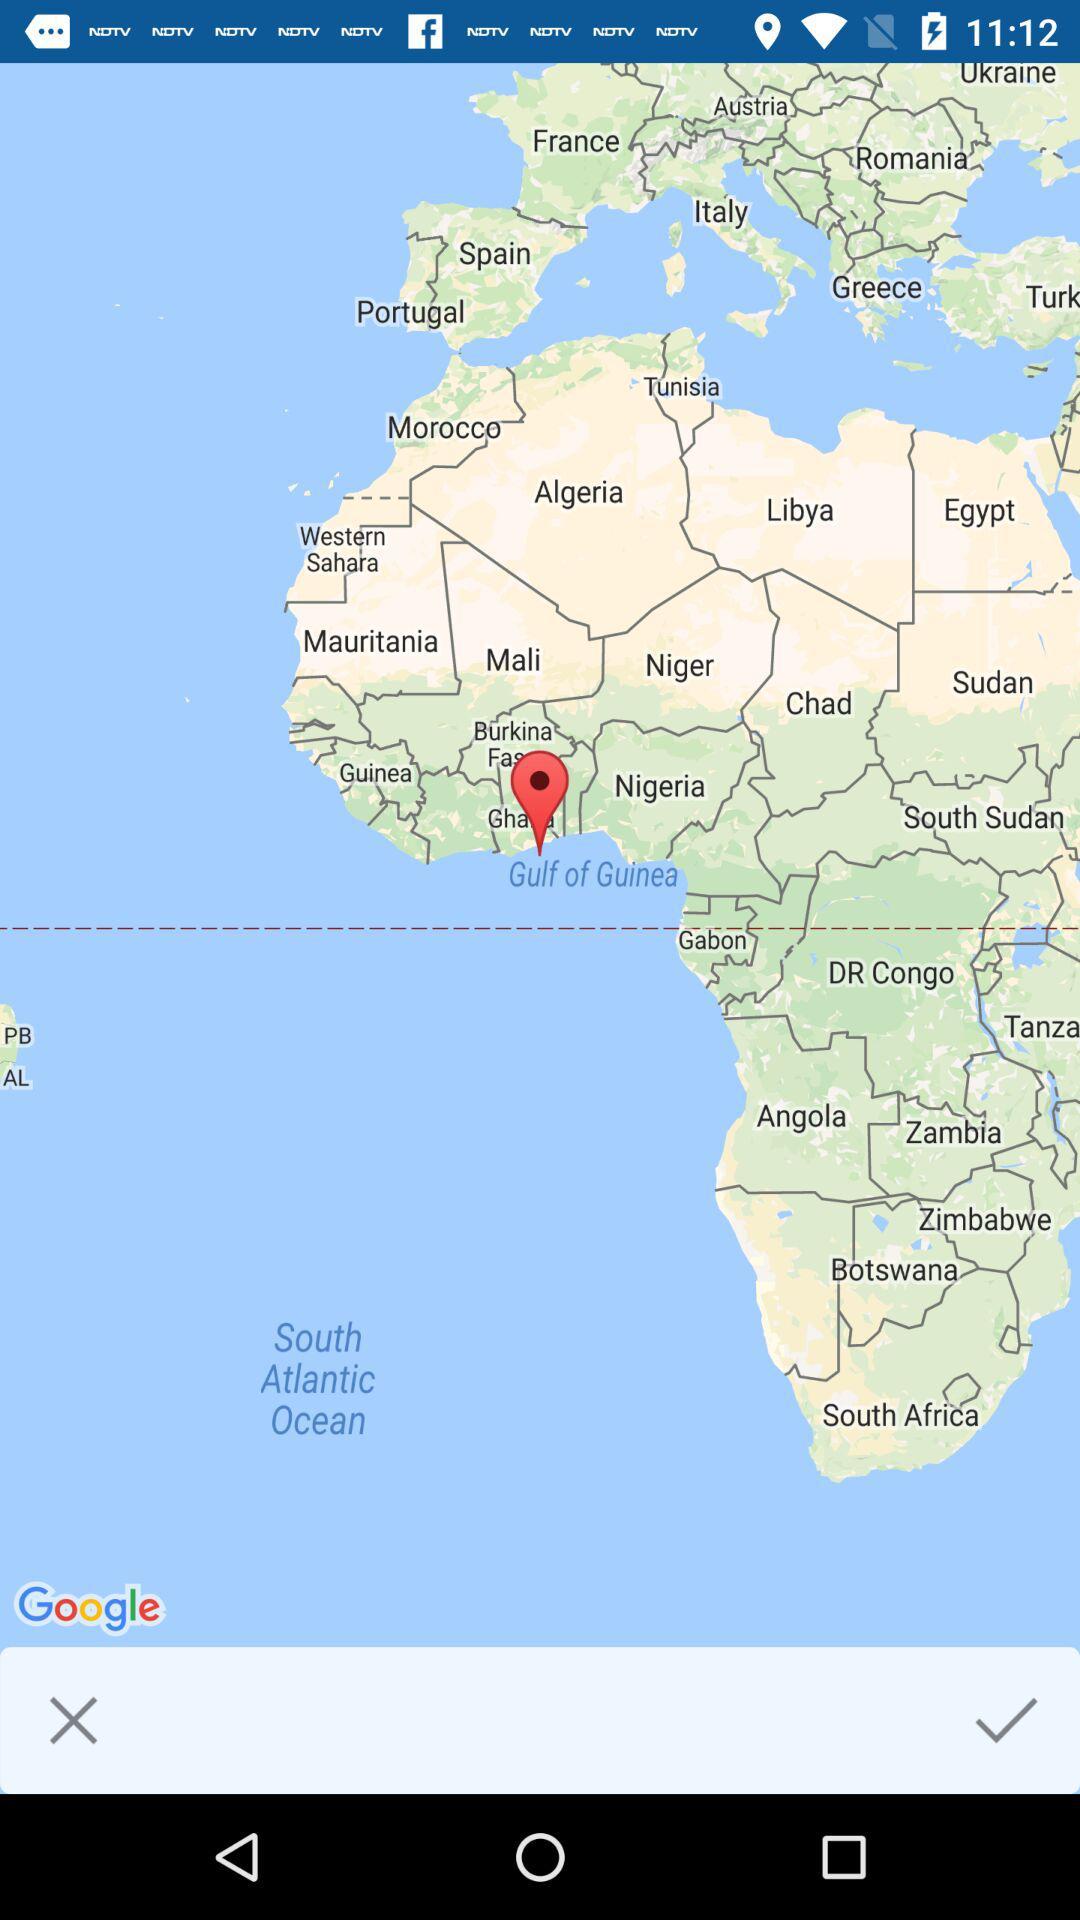  I want to click on the check icon, so click(1006, 1719).